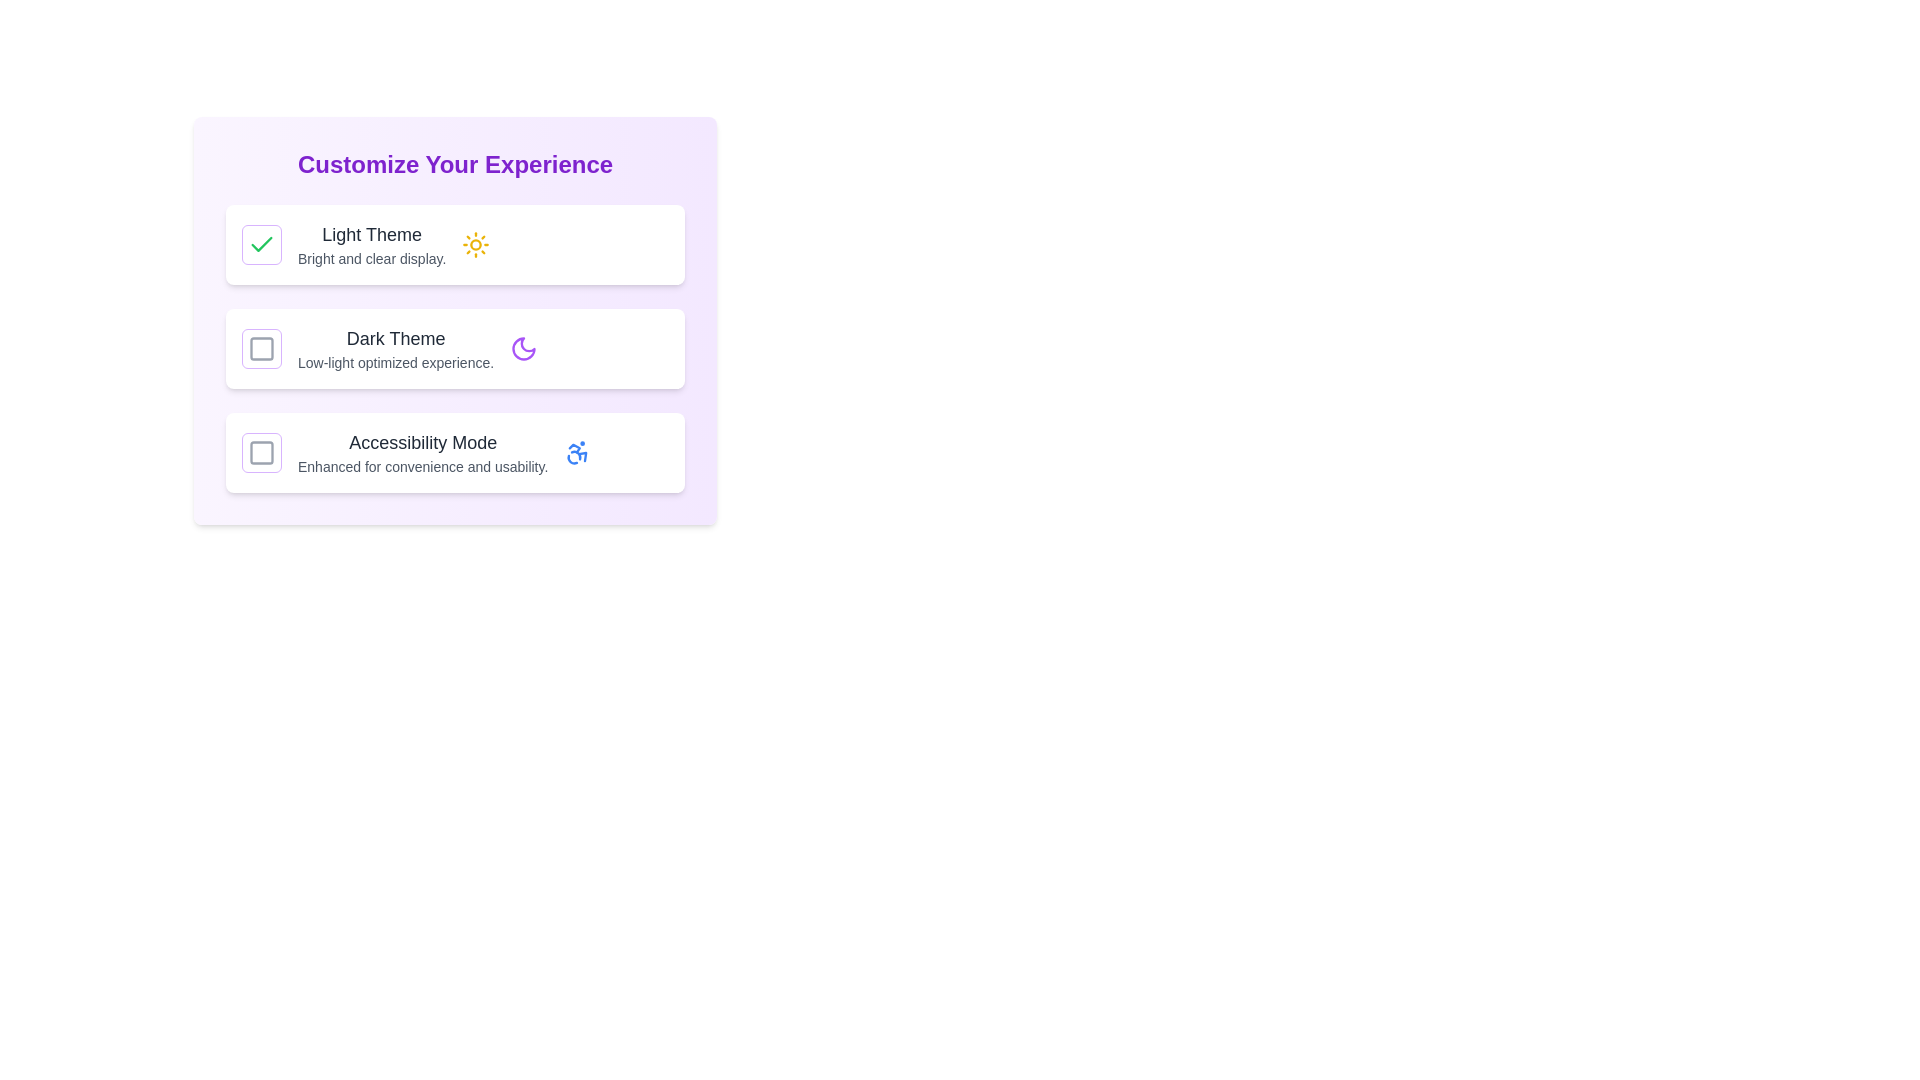 This screenshot has width=1920, height=1080. I want to click on the 'Light Theme' checkbox styled as a button, which indicates the selection status for the theme, so click(261, 244).